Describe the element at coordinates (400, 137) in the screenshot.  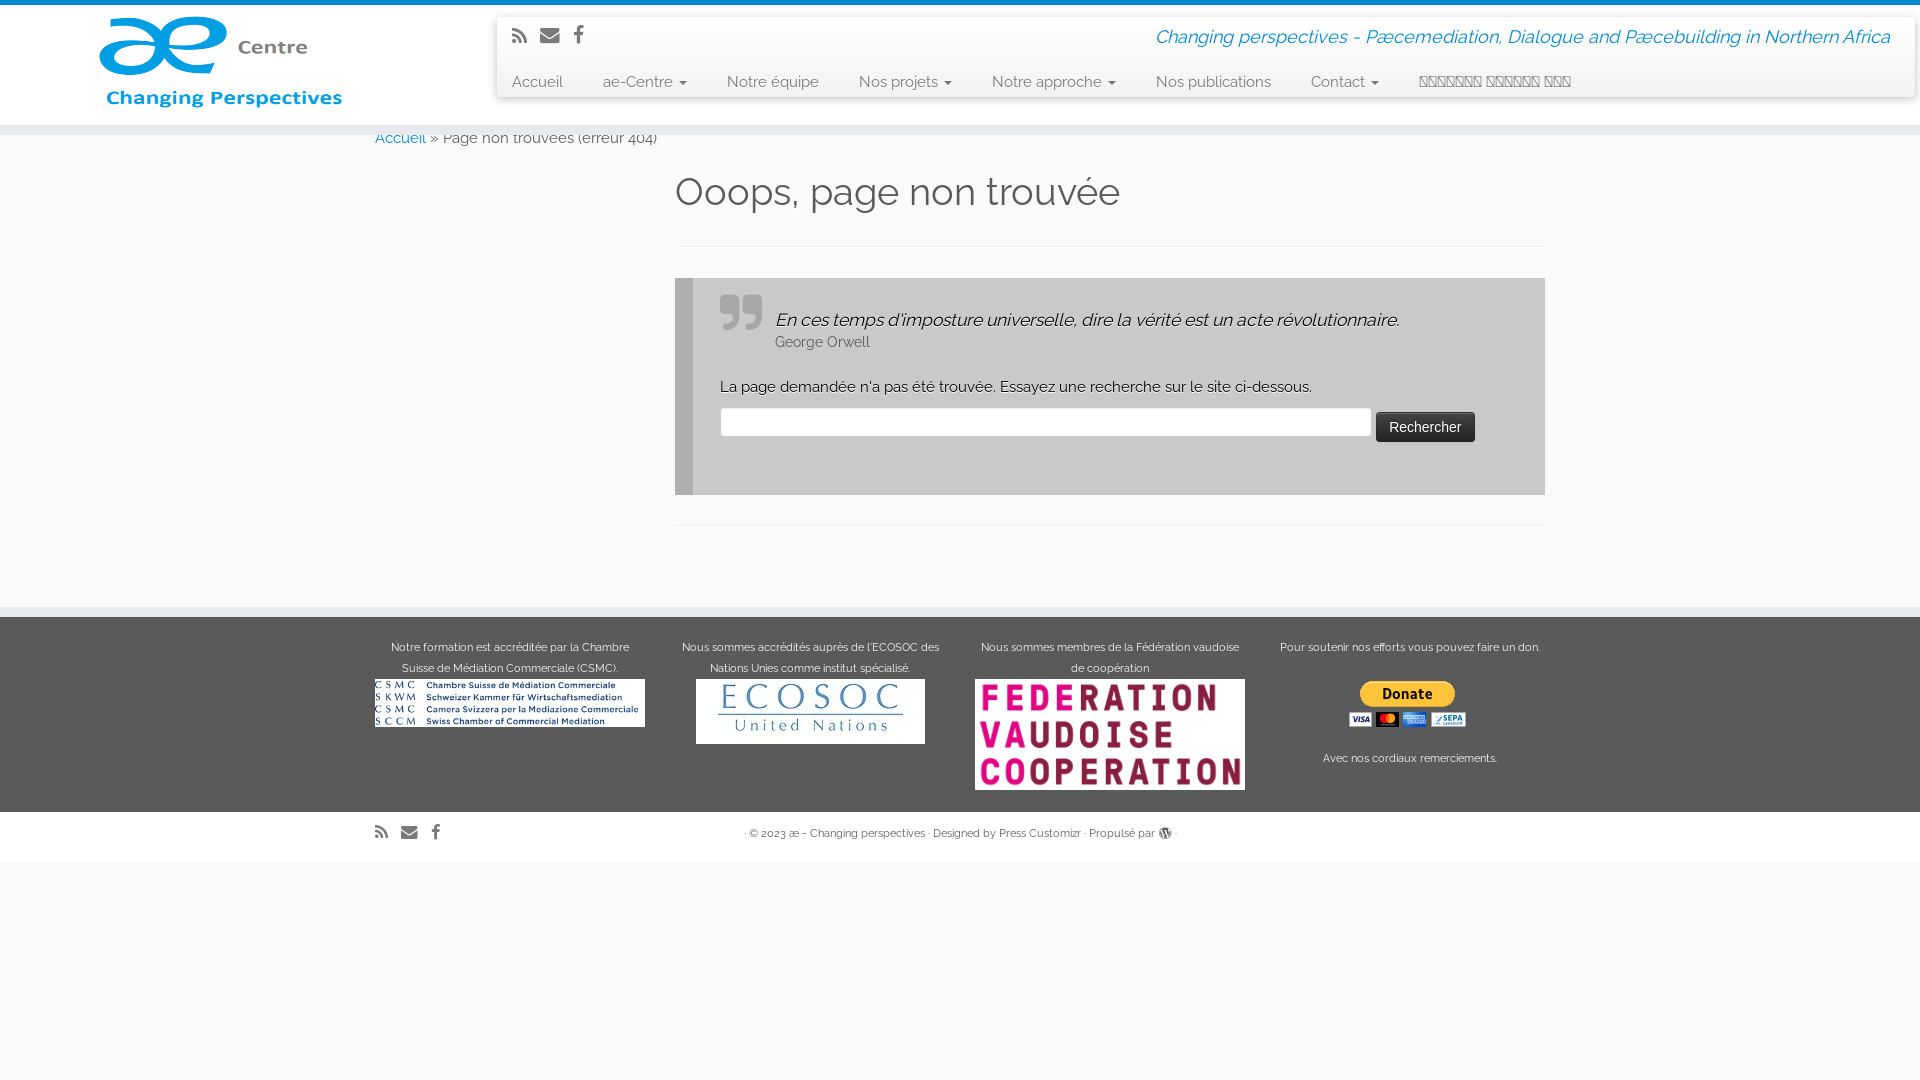
I see `'Accueil'` at that location.